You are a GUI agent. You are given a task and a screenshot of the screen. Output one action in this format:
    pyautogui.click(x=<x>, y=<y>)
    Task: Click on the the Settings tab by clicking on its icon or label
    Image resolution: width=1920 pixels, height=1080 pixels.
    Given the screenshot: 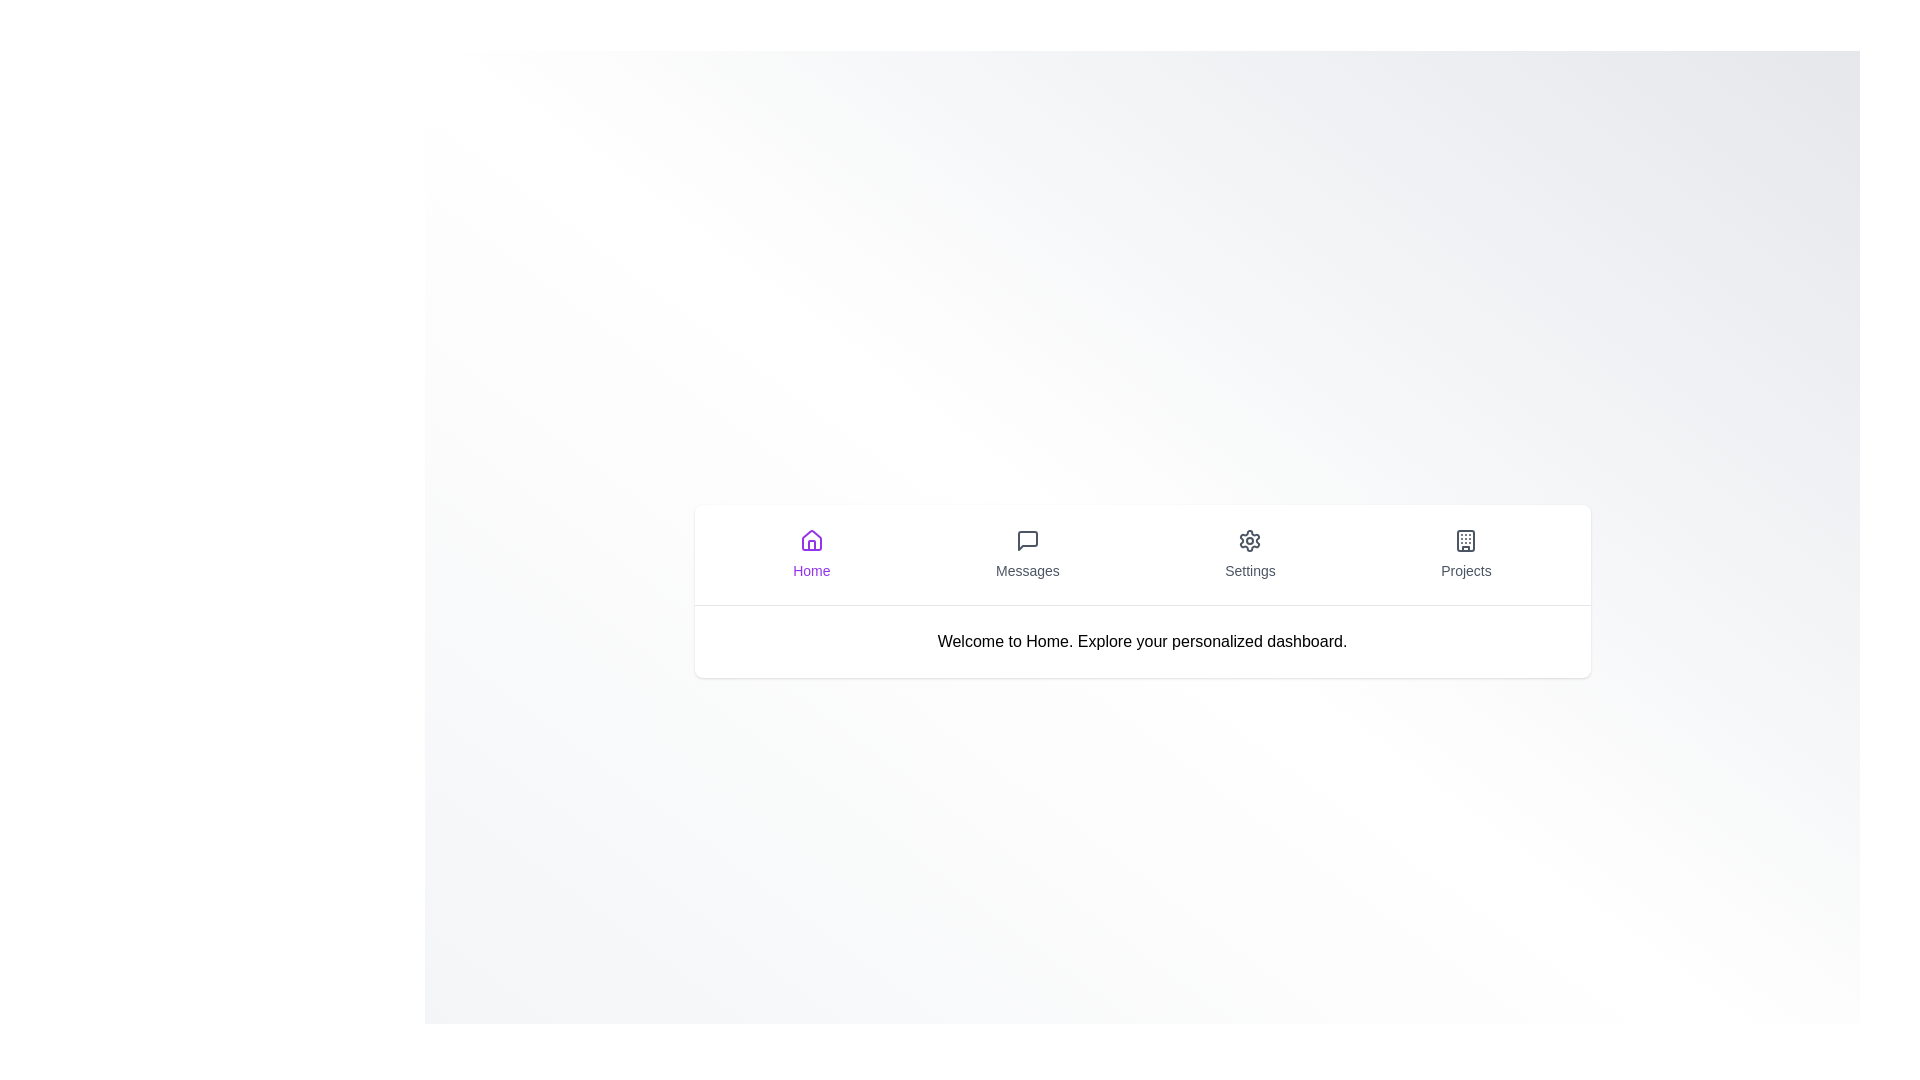 What is the action you would take?
    pyautogui.click(x=1249, y=554)
    